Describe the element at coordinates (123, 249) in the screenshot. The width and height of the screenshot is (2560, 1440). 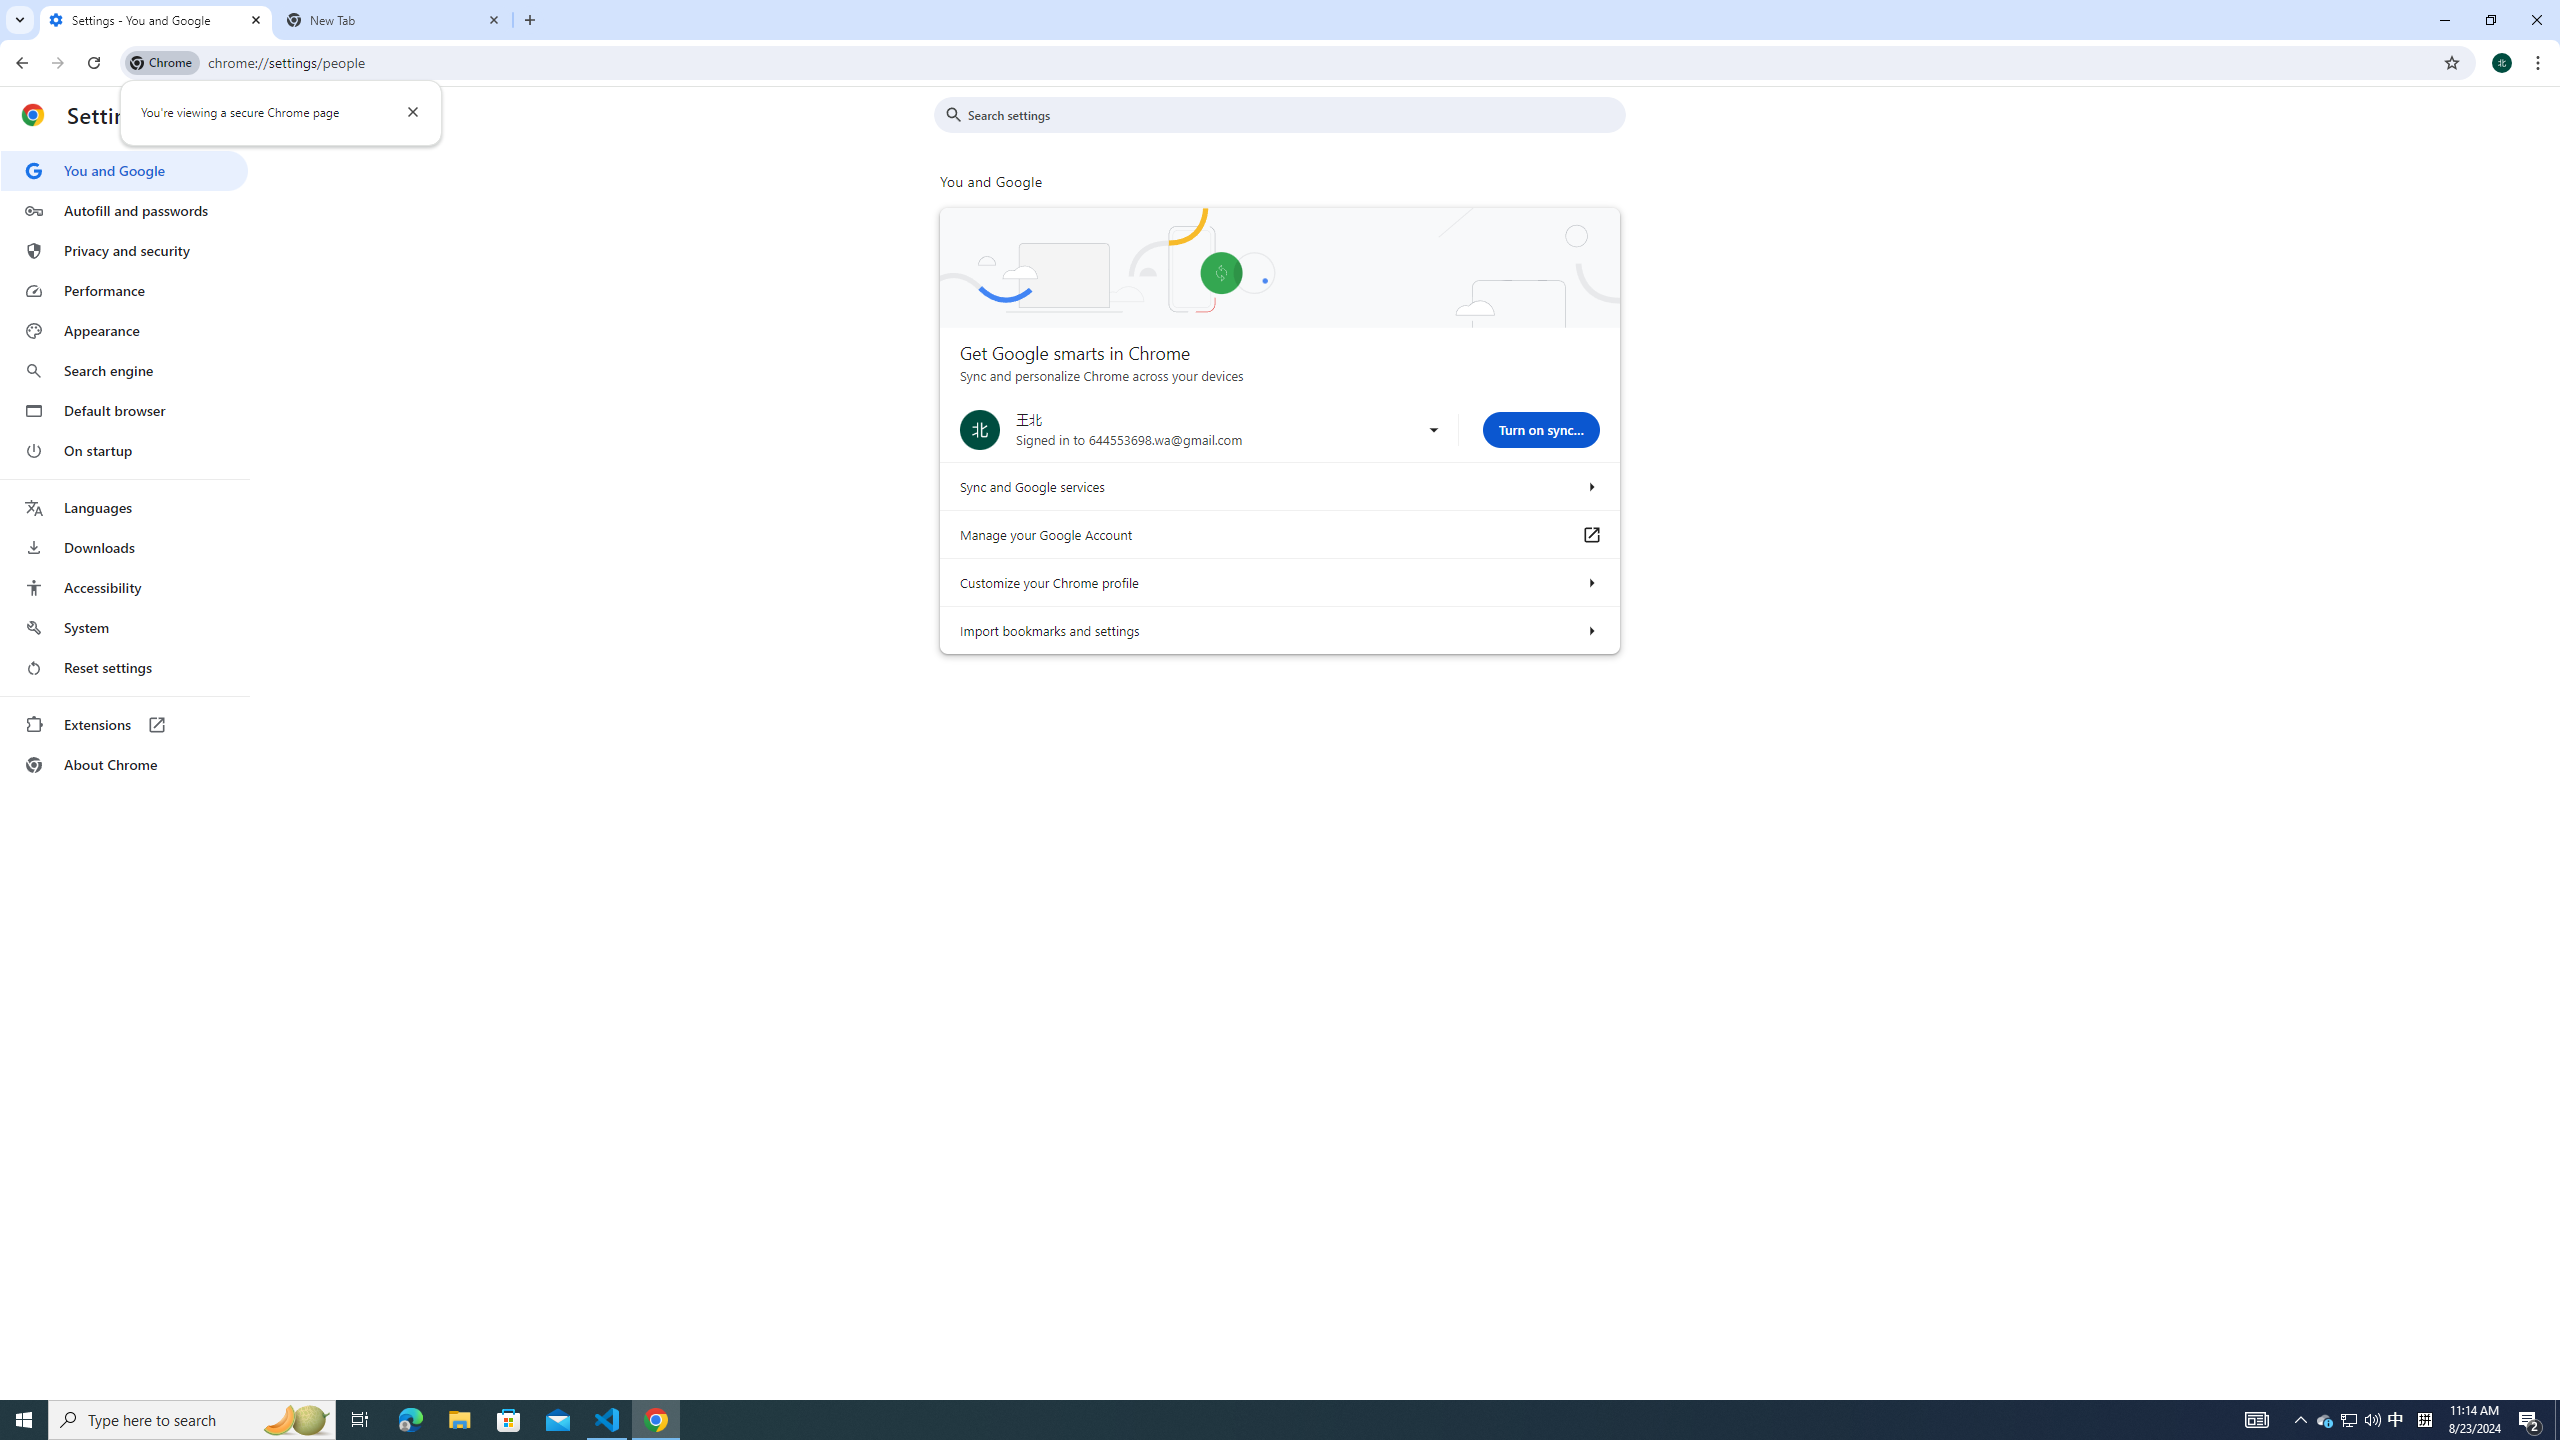
I see `'Privacy and security'` at that location.